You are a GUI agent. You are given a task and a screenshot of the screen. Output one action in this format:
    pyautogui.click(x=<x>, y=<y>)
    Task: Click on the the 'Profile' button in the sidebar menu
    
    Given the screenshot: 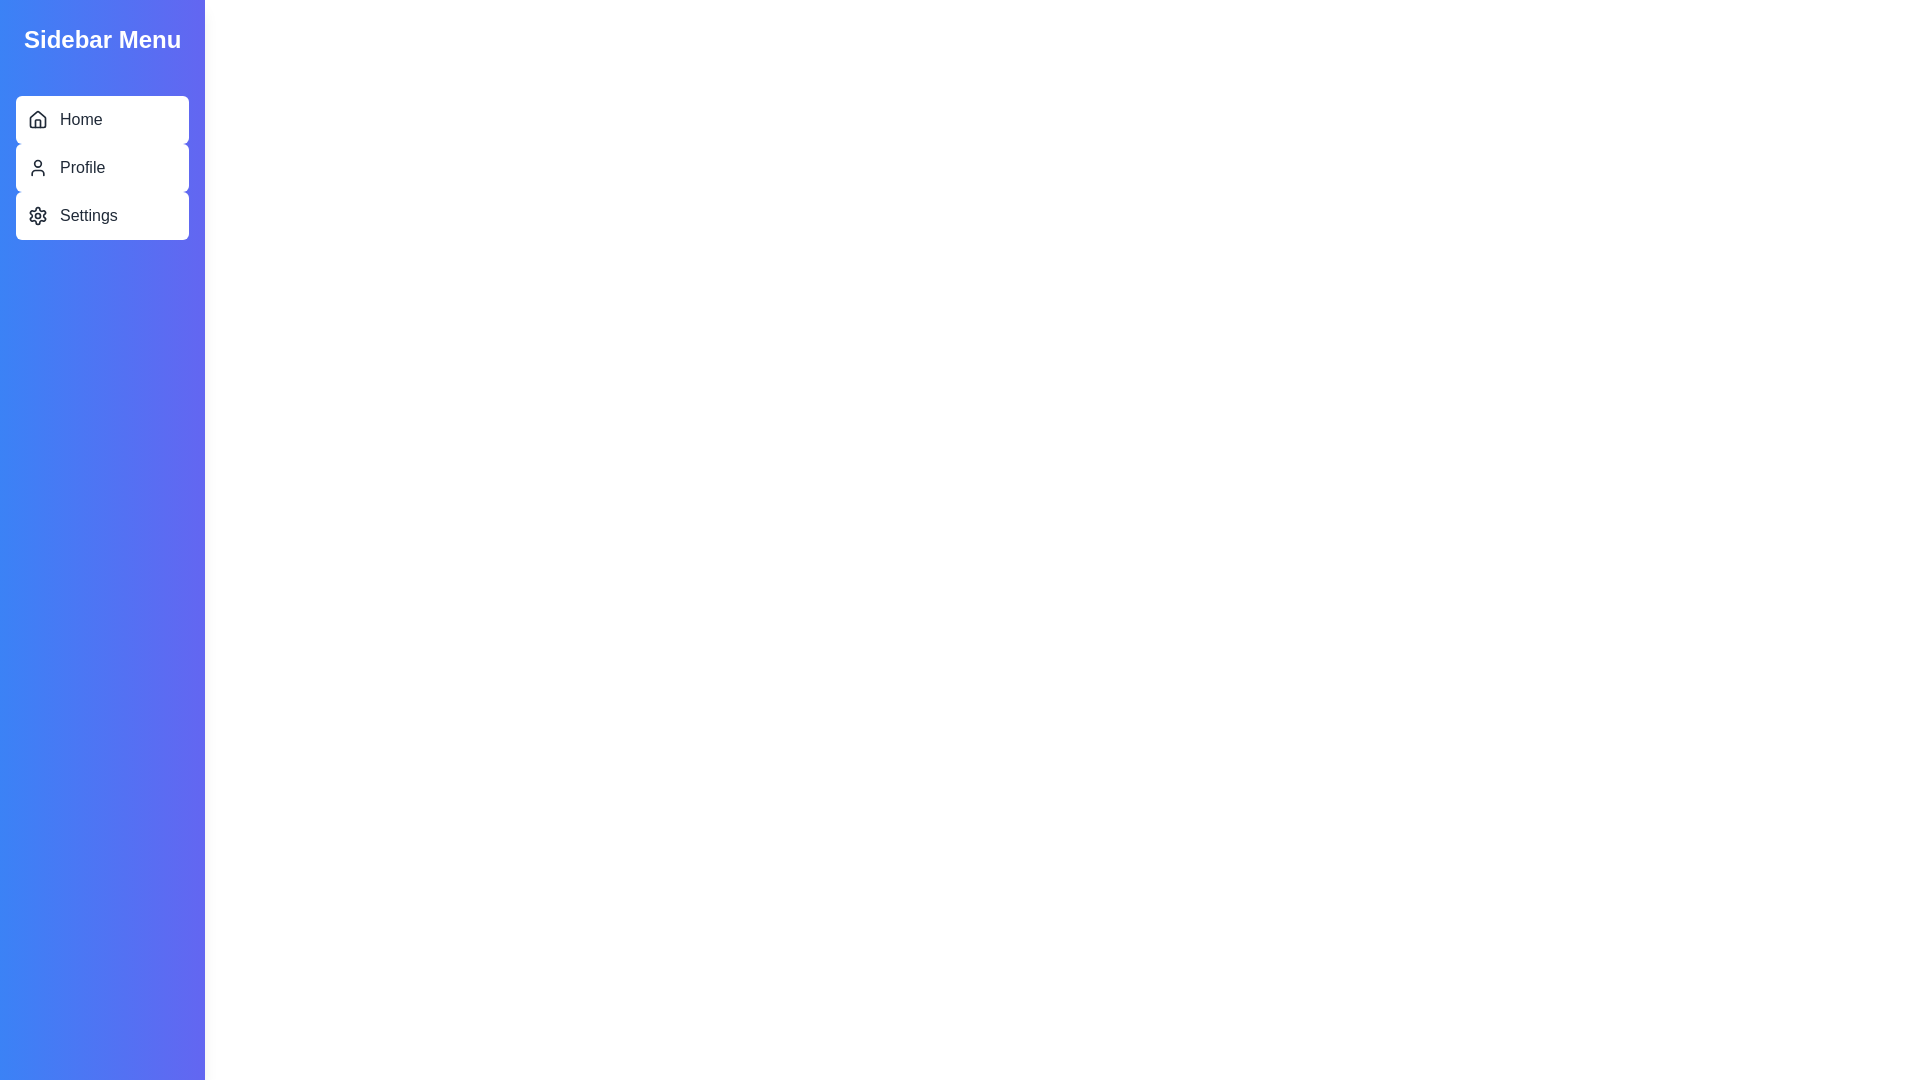 What is the action you would take?
    pyautogui.click(x=101, y=167)
    